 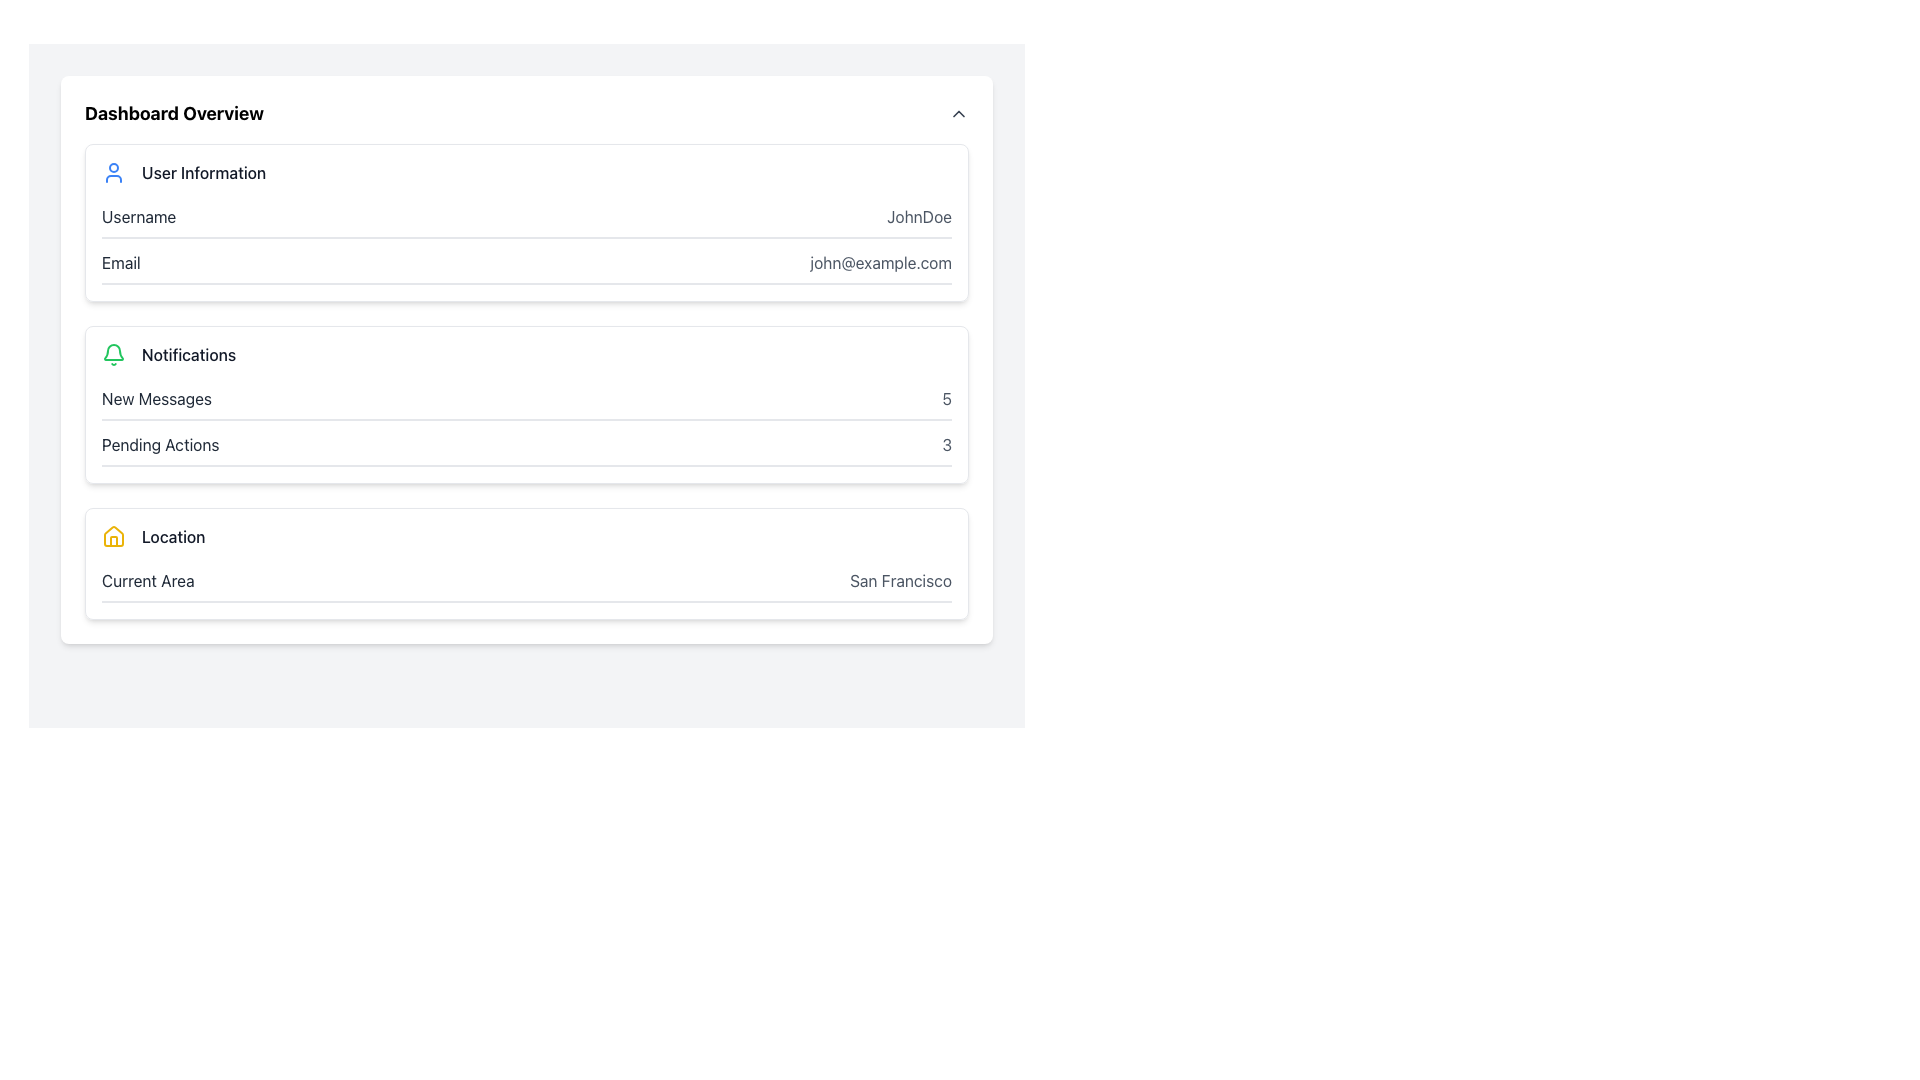 What do you see at coordinates (147, 581) in the screenshot?
I see `the 'Current Area' text label, which is styled in gray and located in the 'Location' section of the interface` at bounding box center [147, 581].